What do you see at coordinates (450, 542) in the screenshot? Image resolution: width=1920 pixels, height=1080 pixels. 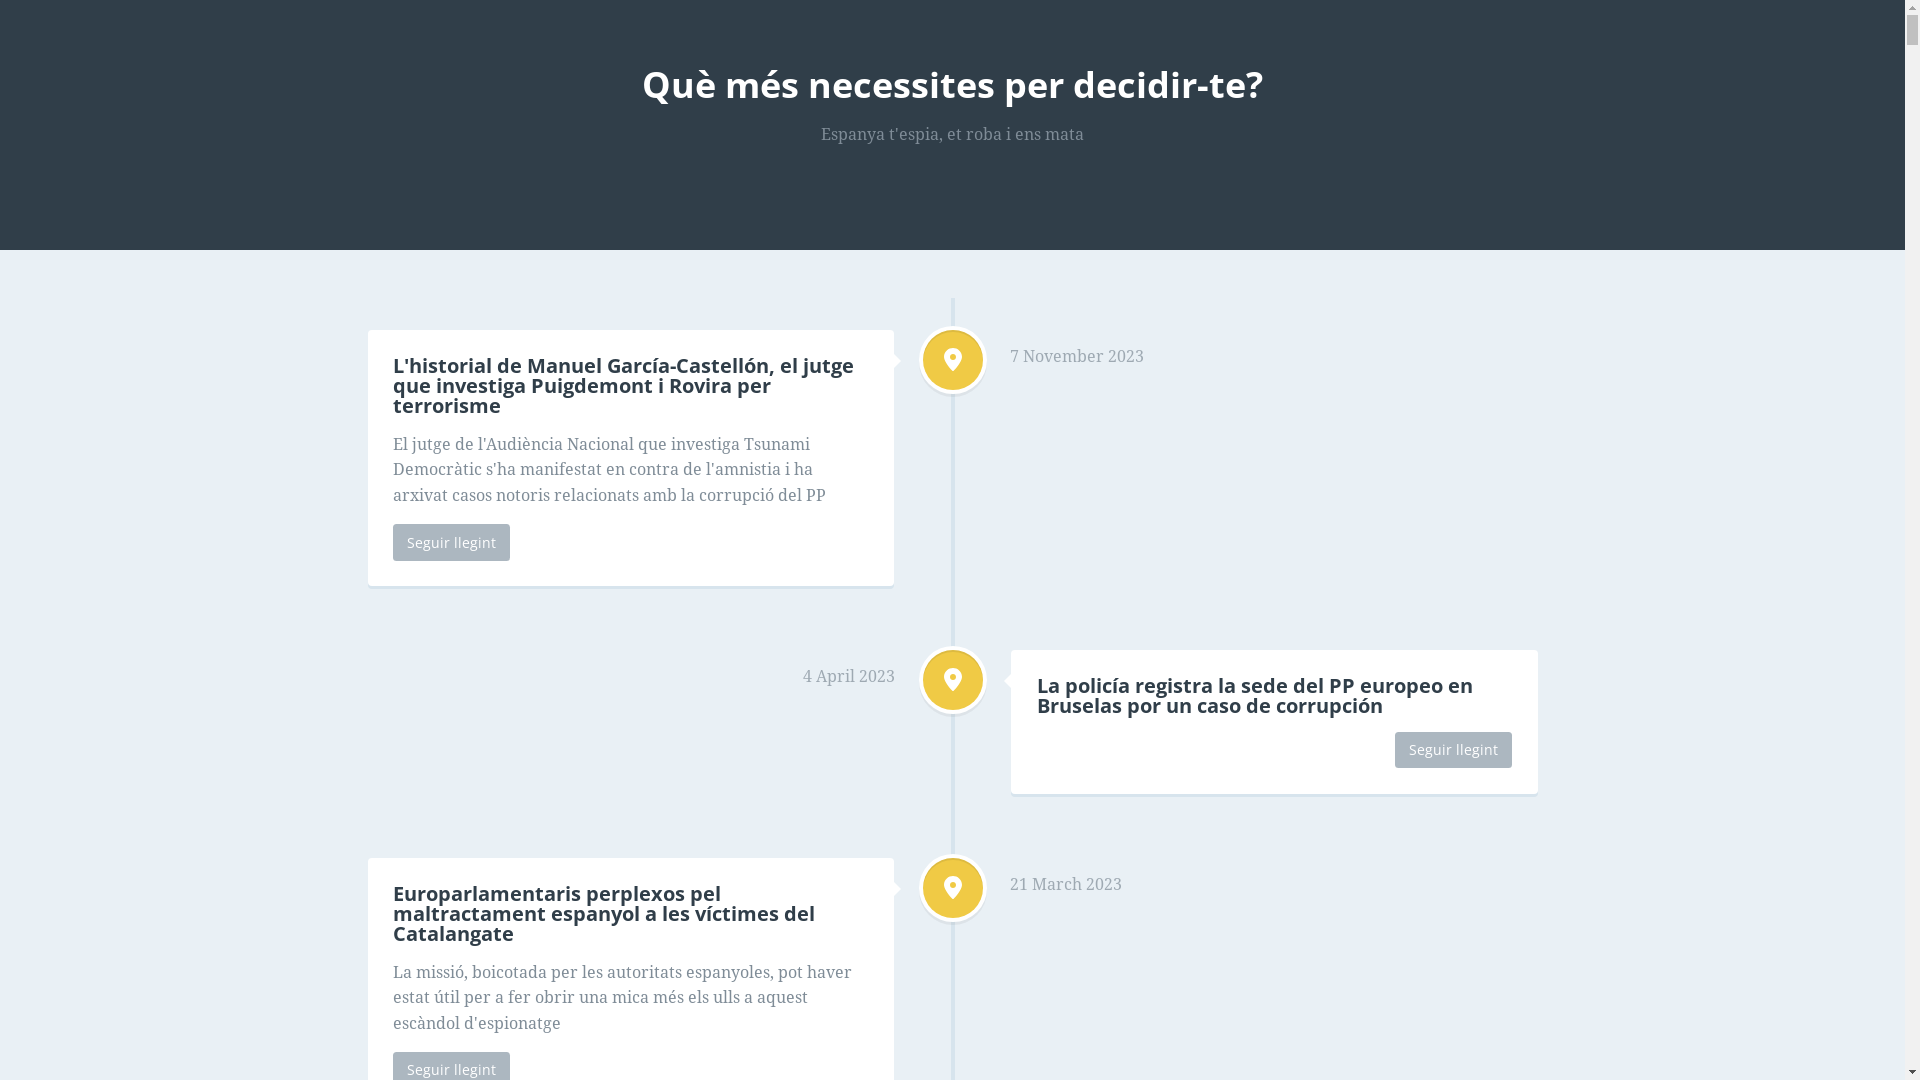 I see `'Seguir llegint'` at bounding box center [450, 542].